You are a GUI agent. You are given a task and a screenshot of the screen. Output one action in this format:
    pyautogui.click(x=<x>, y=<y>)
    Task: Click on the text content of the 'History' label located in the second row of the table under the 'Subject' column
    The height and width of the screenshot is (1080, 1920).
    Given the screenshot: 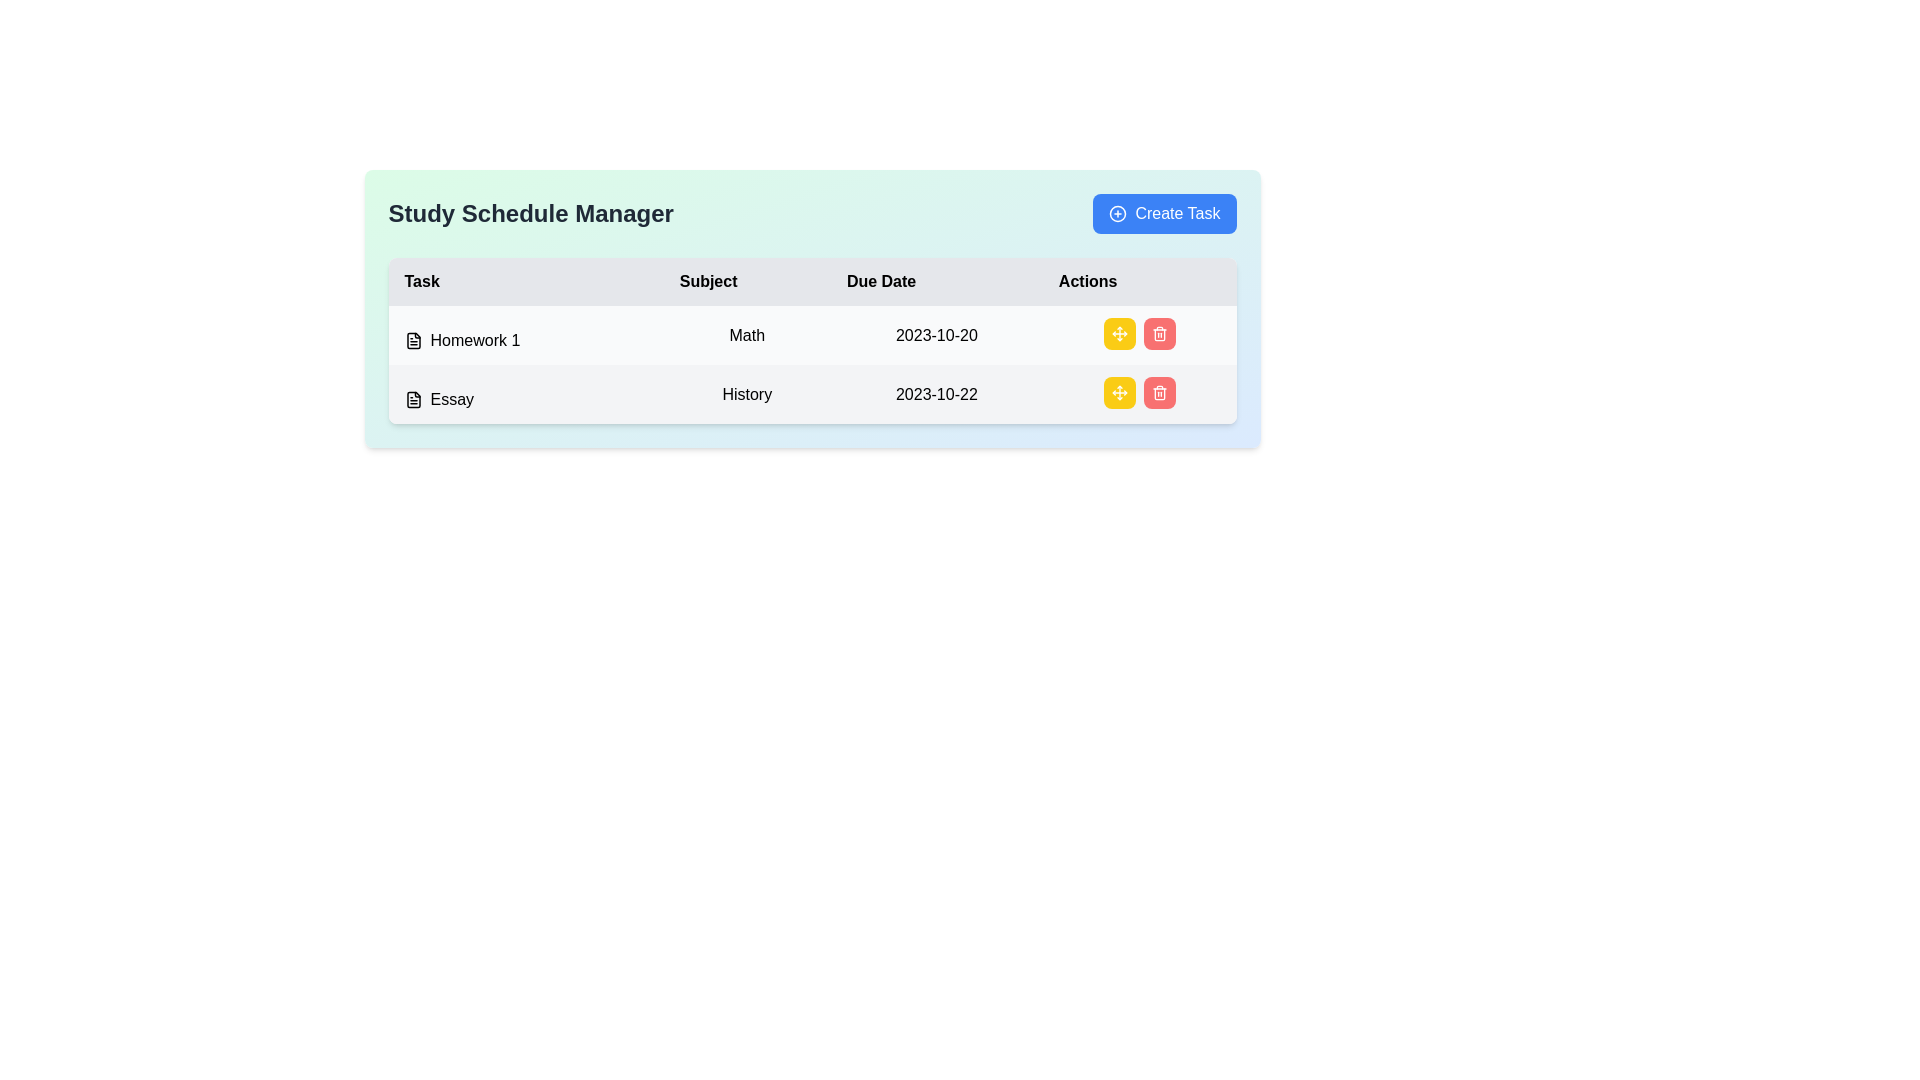 What is the action you would take?
    pyautogui.click(x=746, y=394)
    